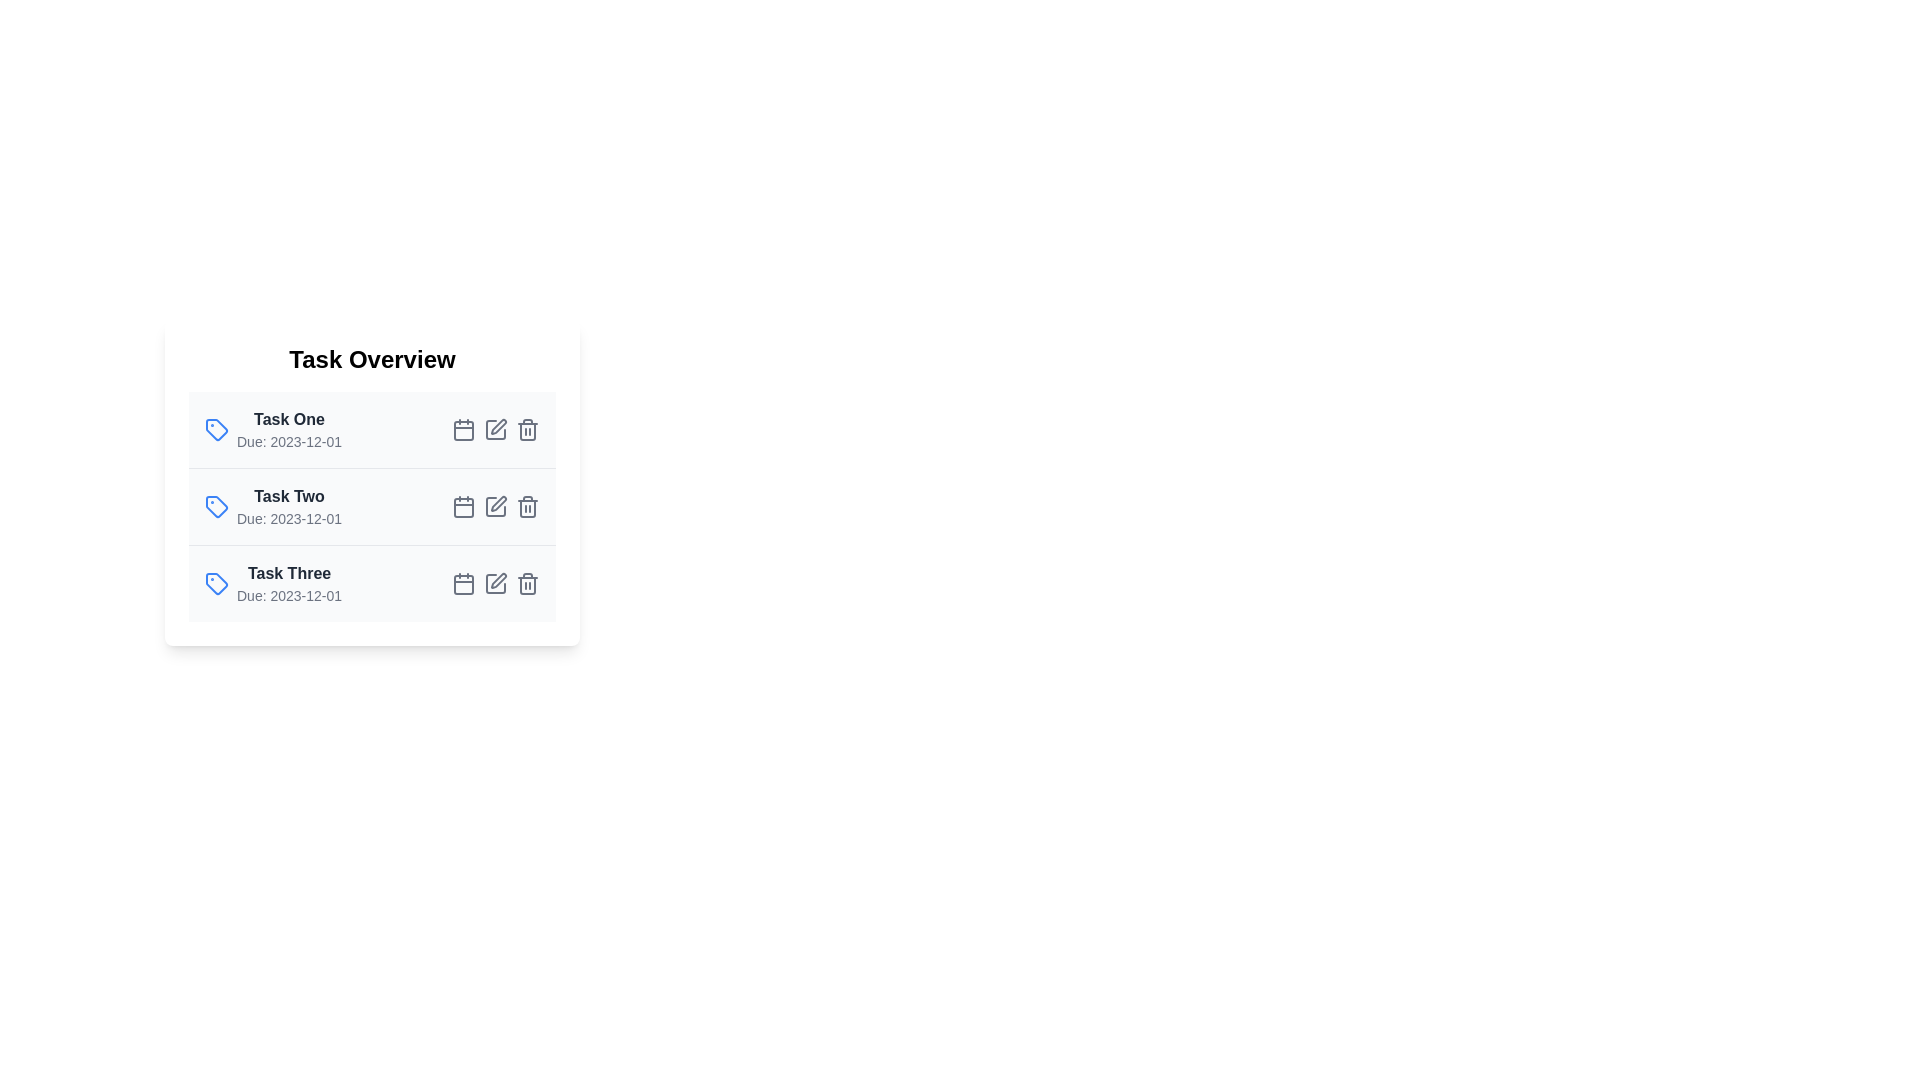 This screenshot has width=1920, height=1080. I want to click on the trash bin icon button located at the rightmost position in the row for 'Task Two', so click(528, 505).